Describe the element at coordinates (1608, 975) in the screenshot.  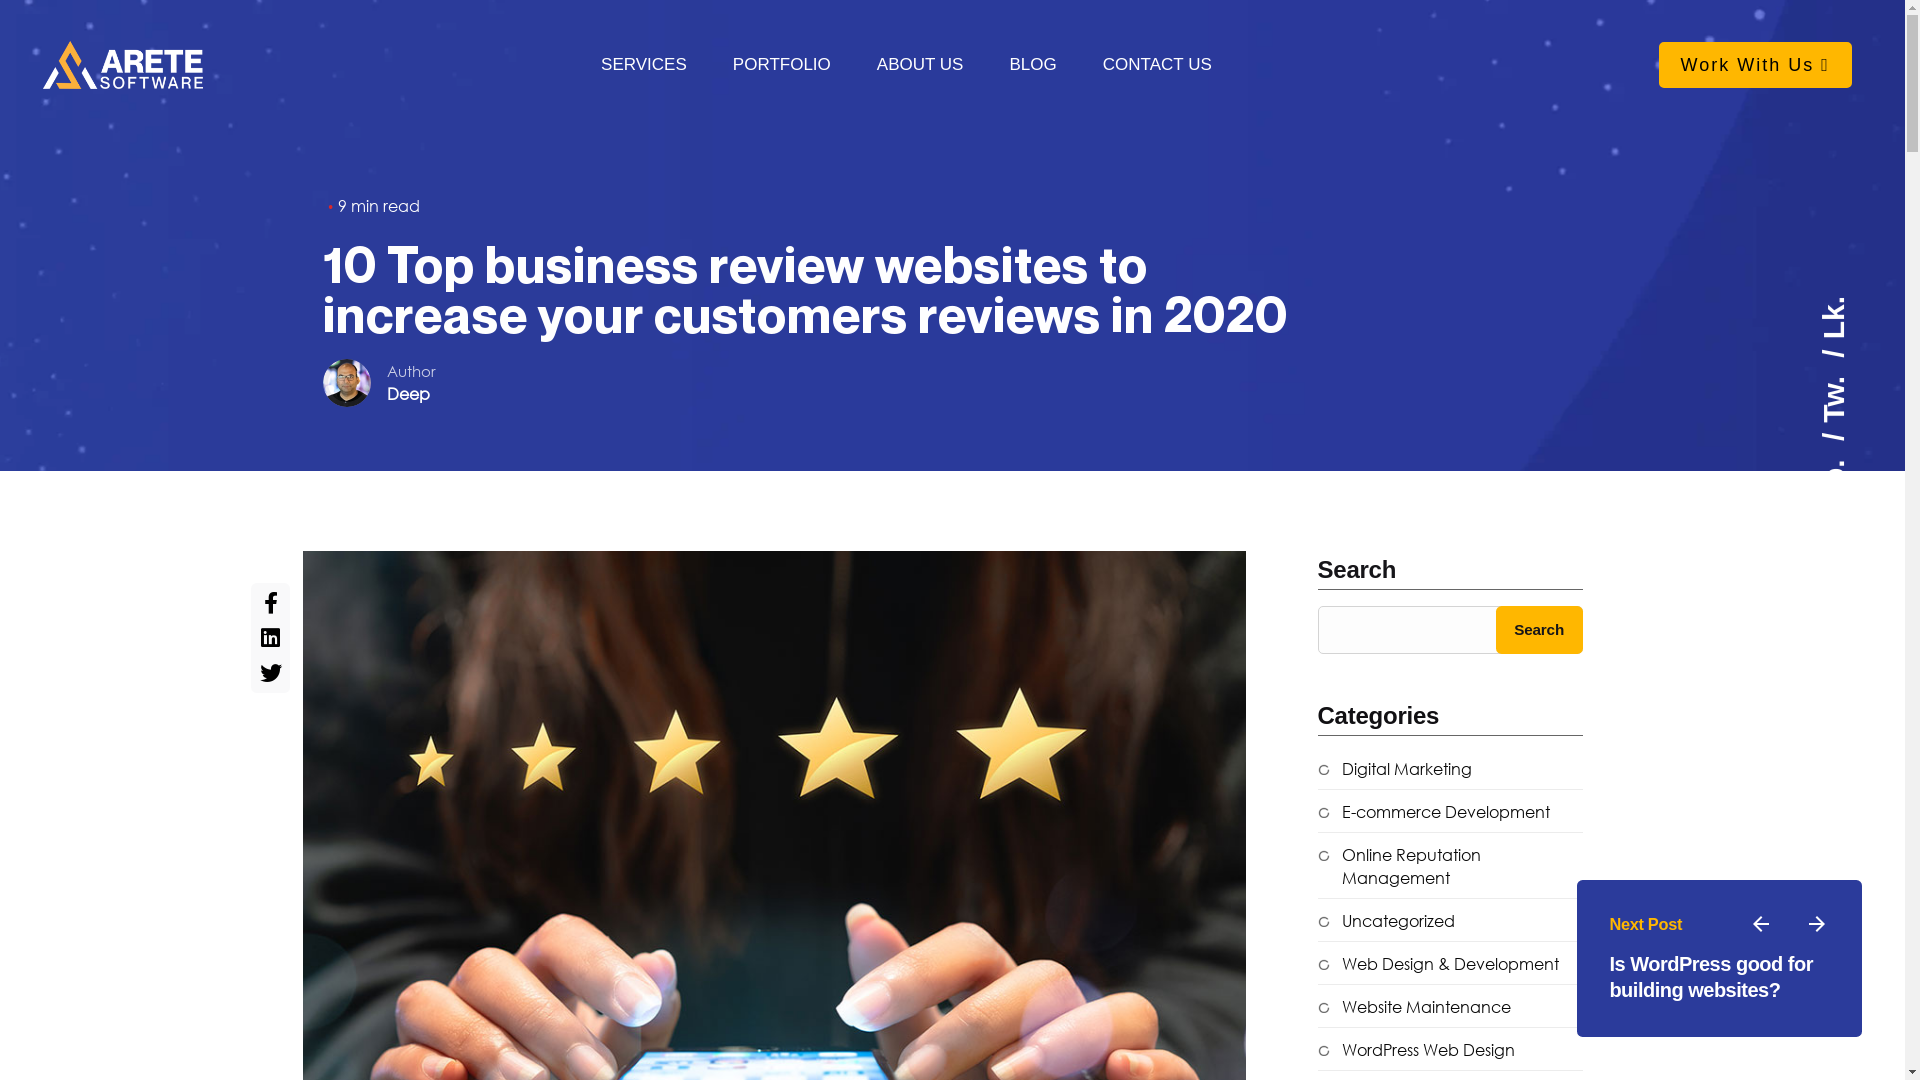
I see `'Is WordPress good for building websites?'` at that location.